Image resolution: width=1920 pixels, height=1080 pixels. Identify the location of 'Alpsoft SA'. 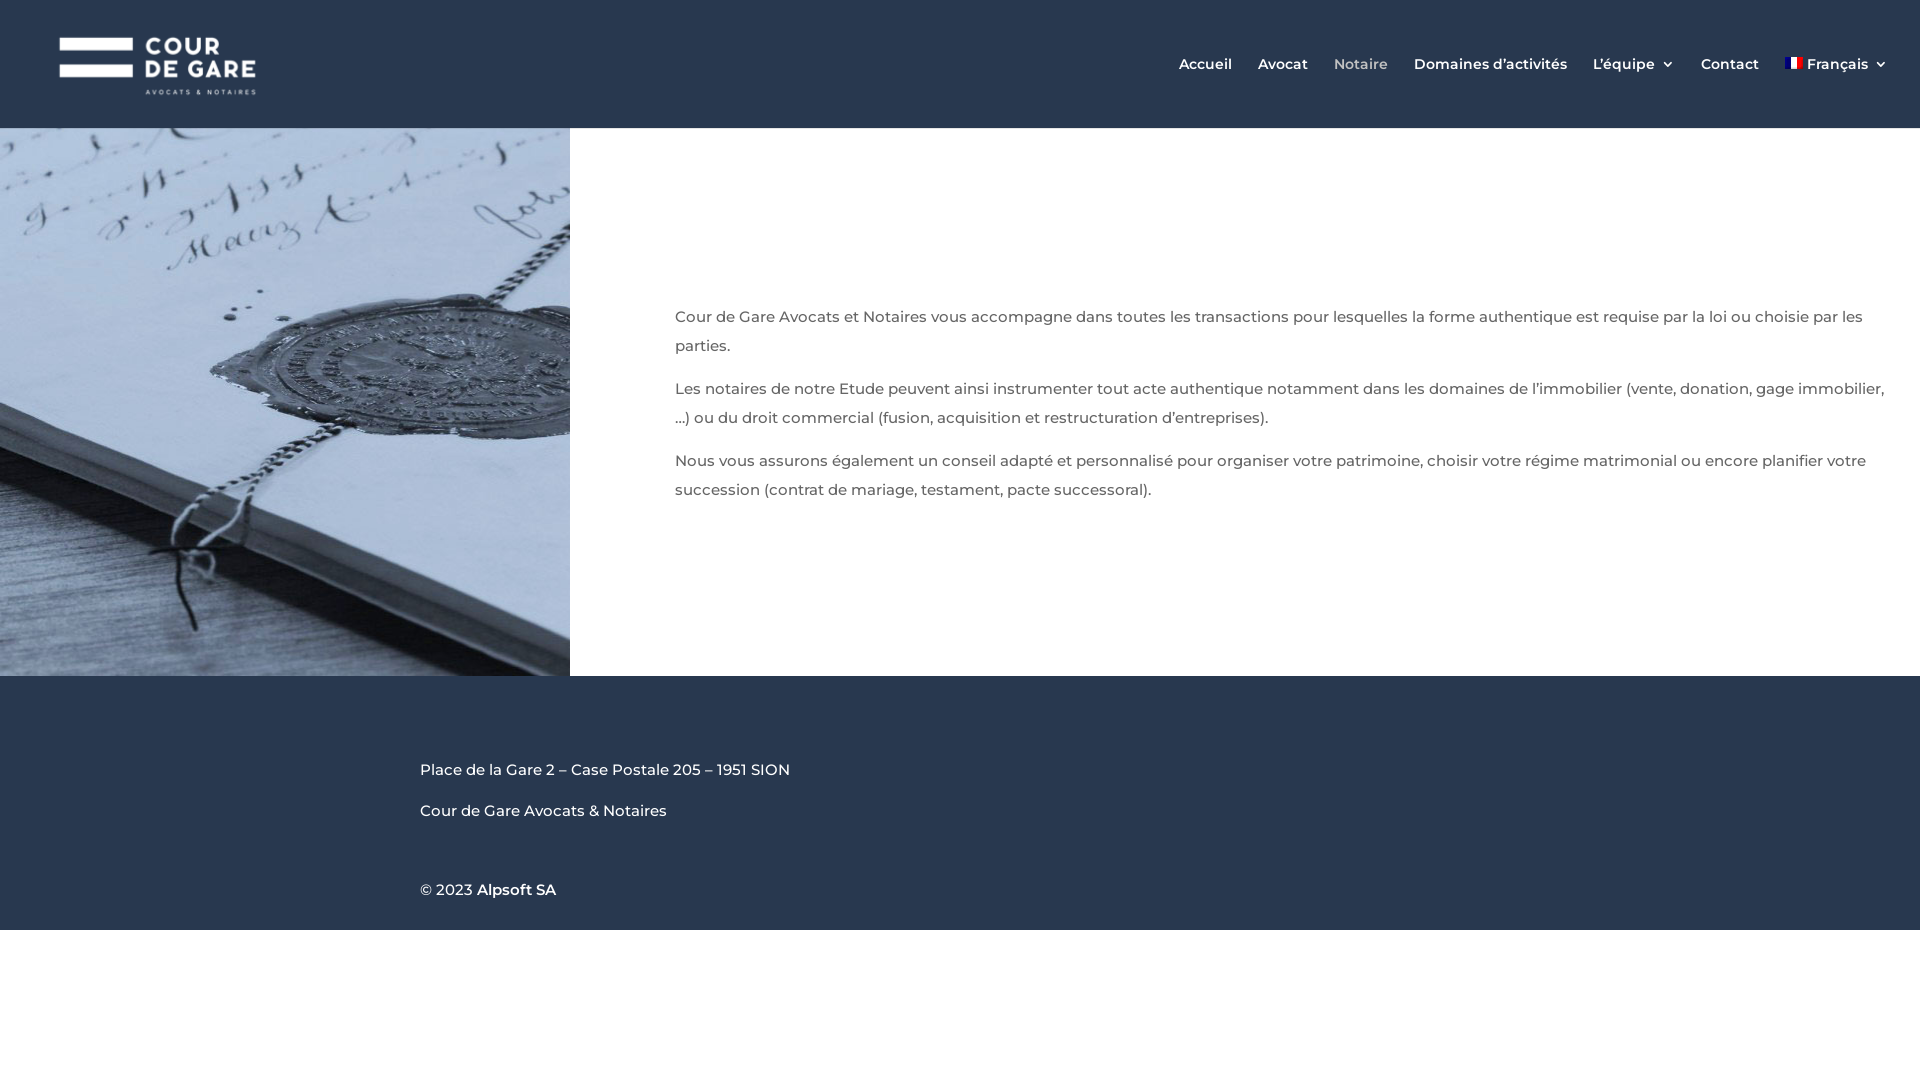
(516, 888).